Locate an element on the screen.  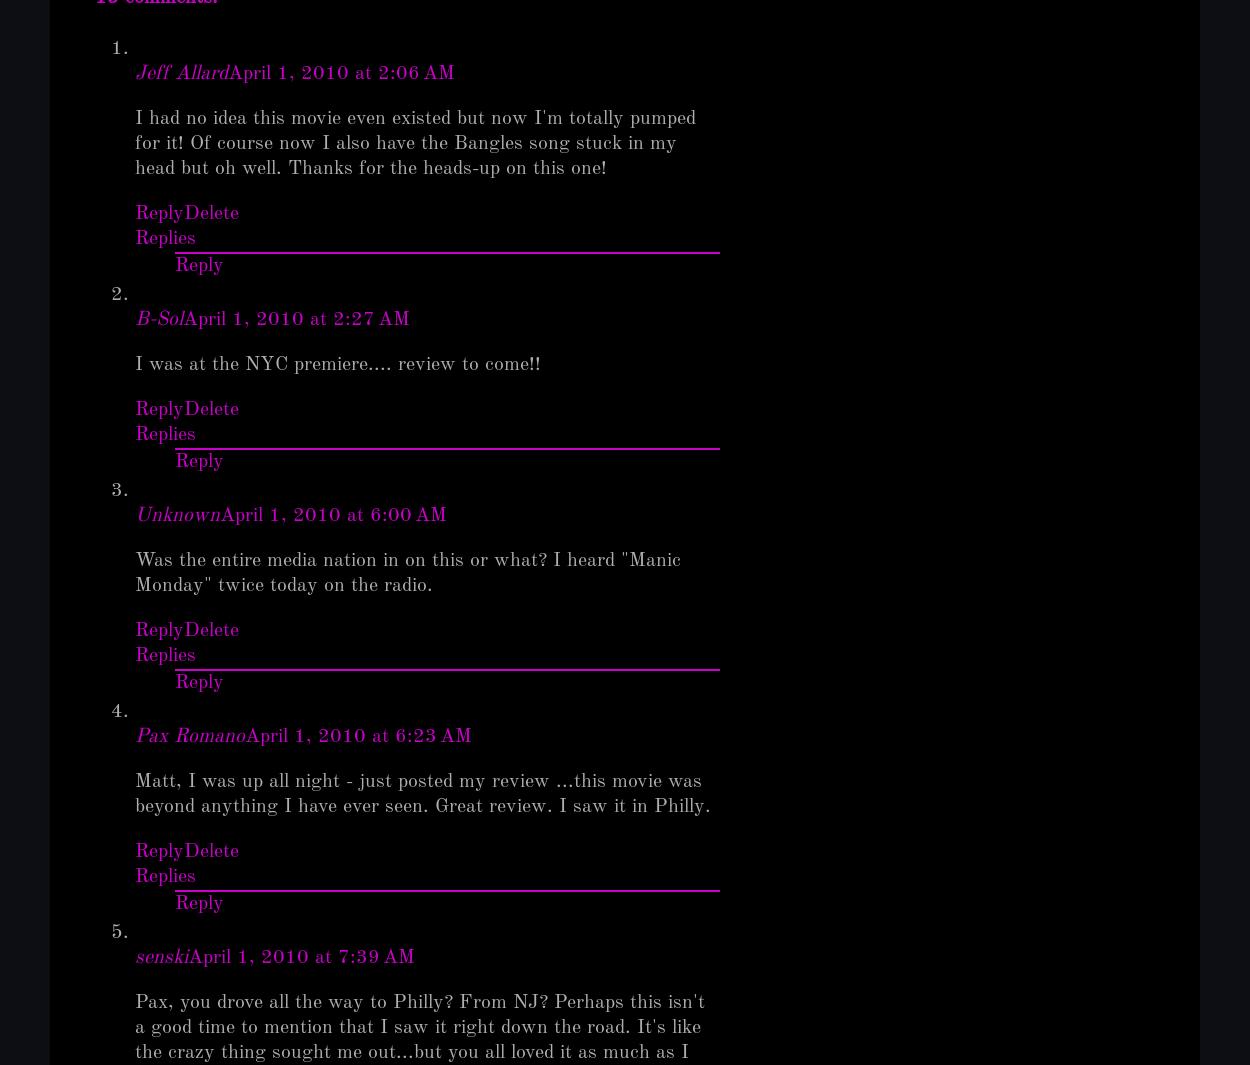
'Pax Romano' is located at coordinates (189, 736).